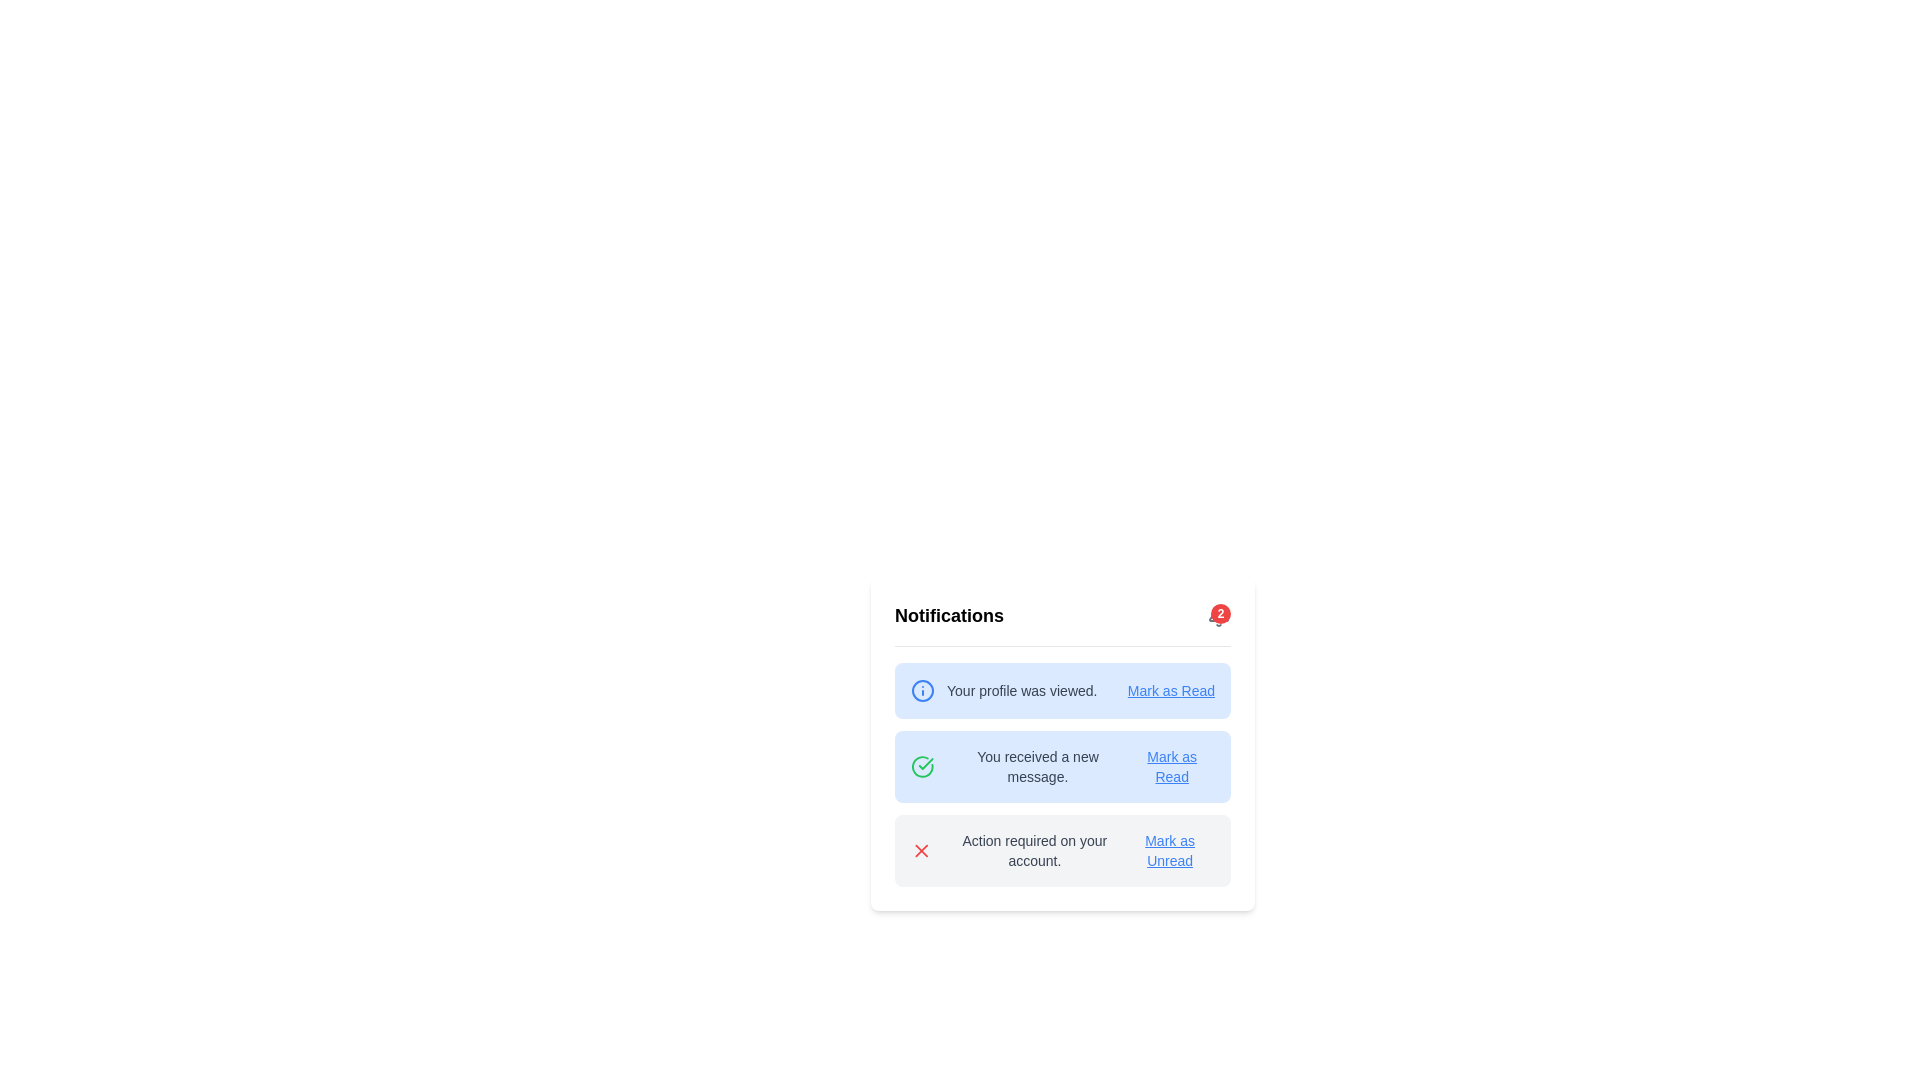 This screenshot has width=1920, height=1080. What do you see at coordinates (921, 766) in the screenshot?
I see `the success confirmation icon positioned to the left of the text 'You received a new message.'` at bounding box center [921, 766].